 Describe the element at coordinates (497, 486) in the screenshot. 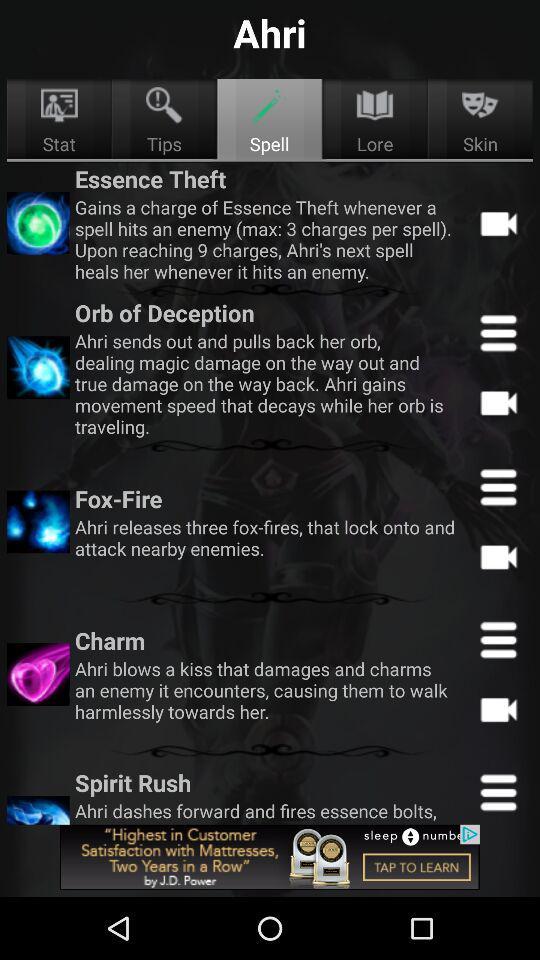

I see `show menu for item` at that location.